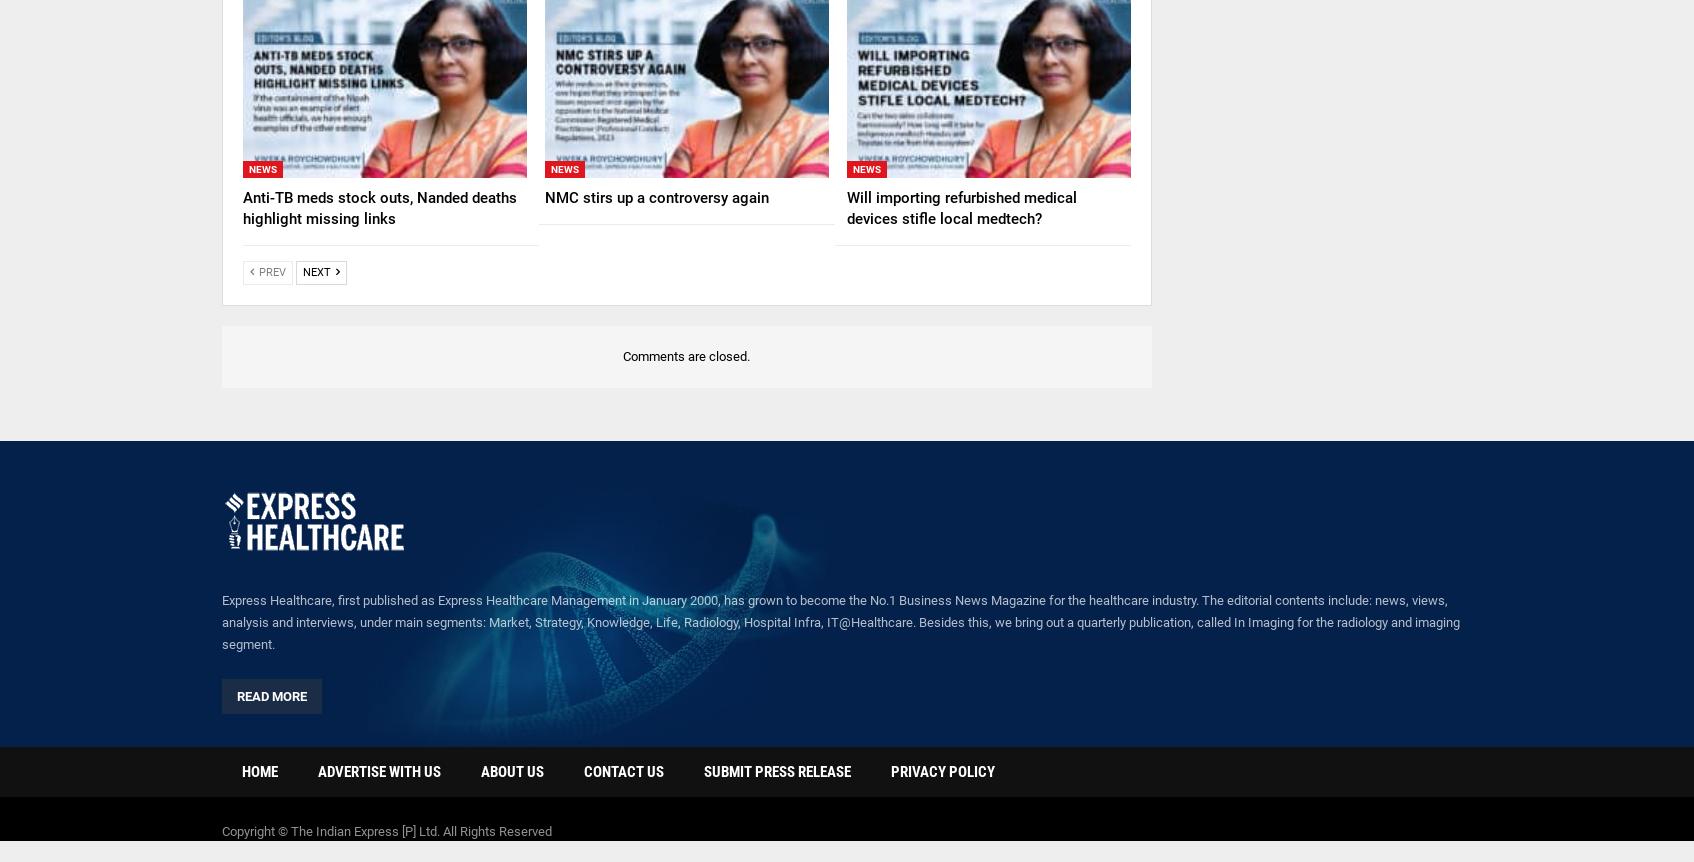 Image resolution: width=1694 pixels, height=862 pixels. What do you see at coordinates (302, 270) in the screenshot?
I see `'Next'` at bounding box center [302, 270].